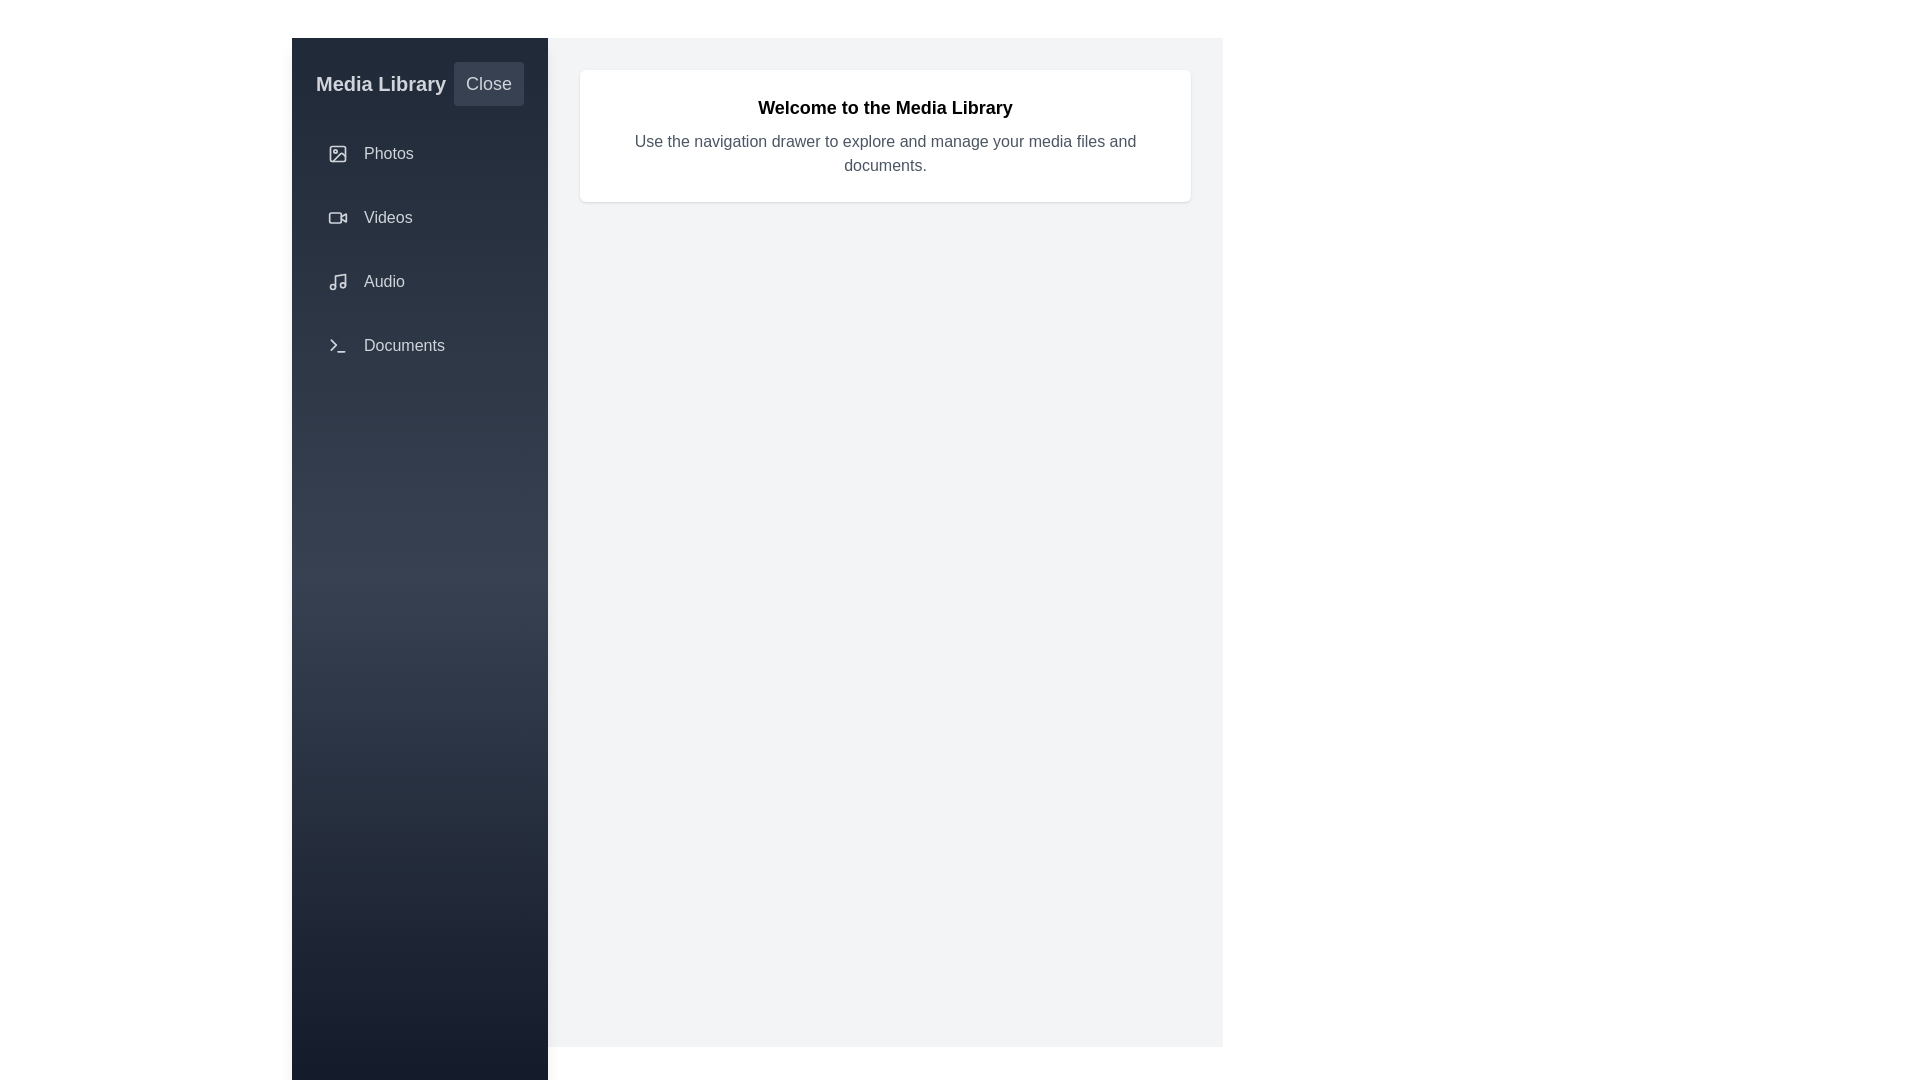 The height and width of the screenshot is (1080, 1920). What do you see at coordinates (419, 153) in the screenshot?
I see `the sidebar options: Photos` at bounding box center [419, 153].